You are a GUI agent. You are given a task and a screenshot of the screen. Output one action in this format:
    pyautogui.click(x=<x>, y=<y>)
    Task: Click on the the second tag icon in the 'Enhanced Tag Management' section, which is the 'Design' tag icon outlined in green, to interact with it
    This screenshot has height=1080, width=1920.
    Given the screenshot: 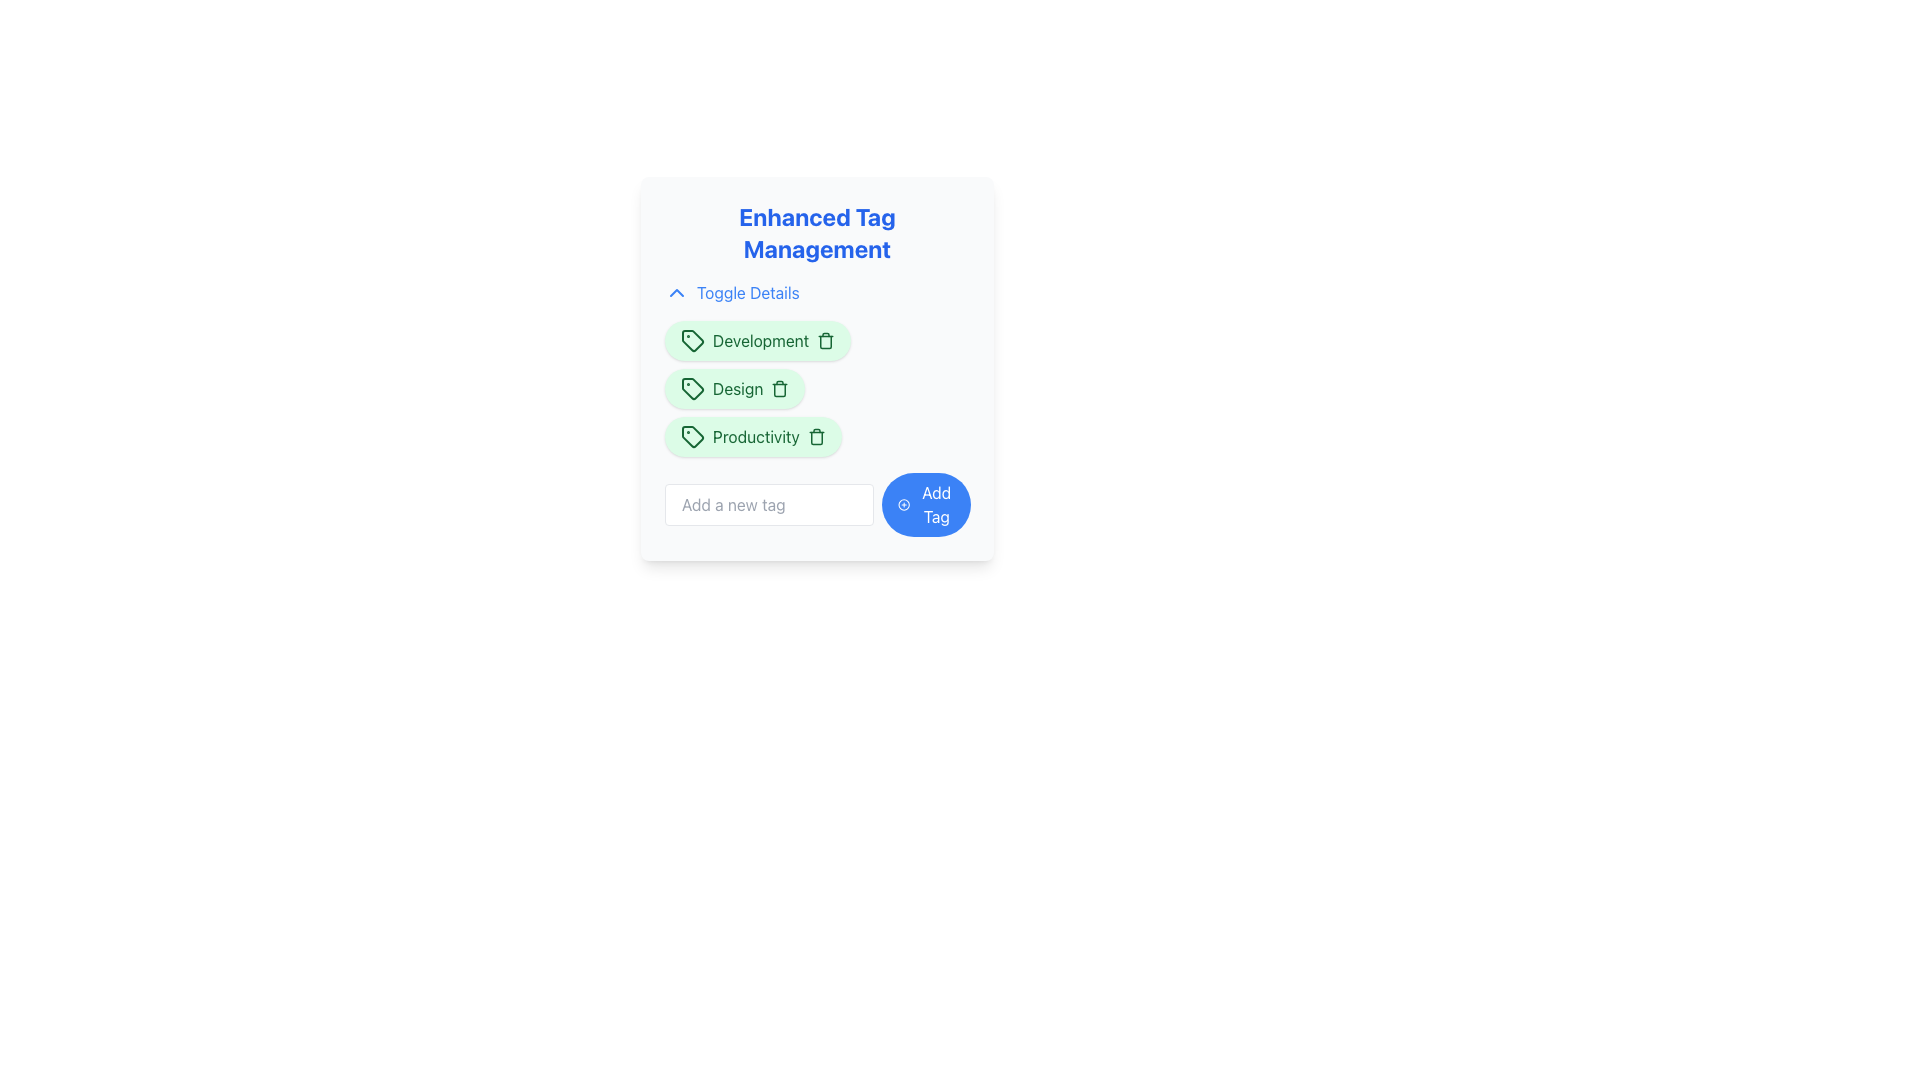 What is the action you would take?
    pyautogui.click(x=692, y=389)
    